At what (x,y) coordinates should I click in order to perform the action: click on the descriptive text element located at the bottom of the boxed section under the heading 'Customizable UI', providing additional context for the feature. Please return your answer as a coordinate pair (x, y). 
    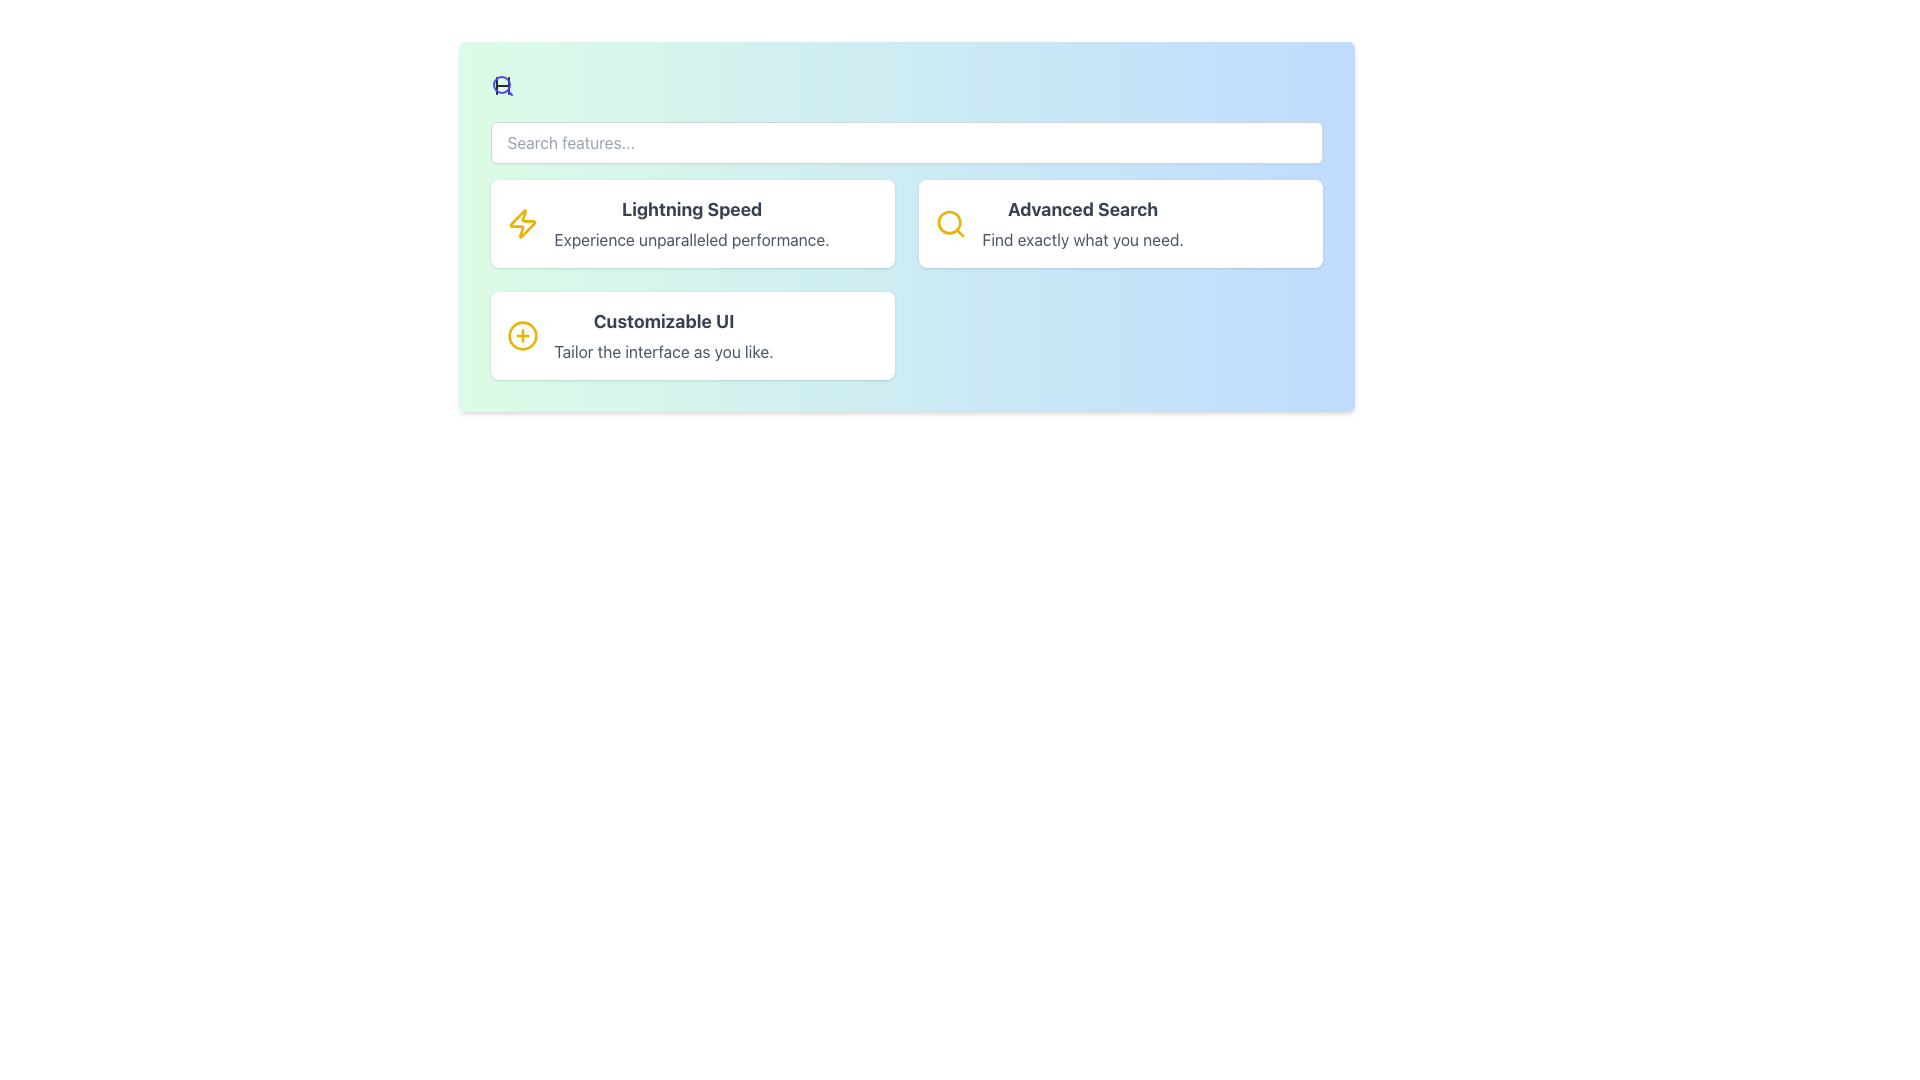
    Looking at the image, I should click on (664, 350).